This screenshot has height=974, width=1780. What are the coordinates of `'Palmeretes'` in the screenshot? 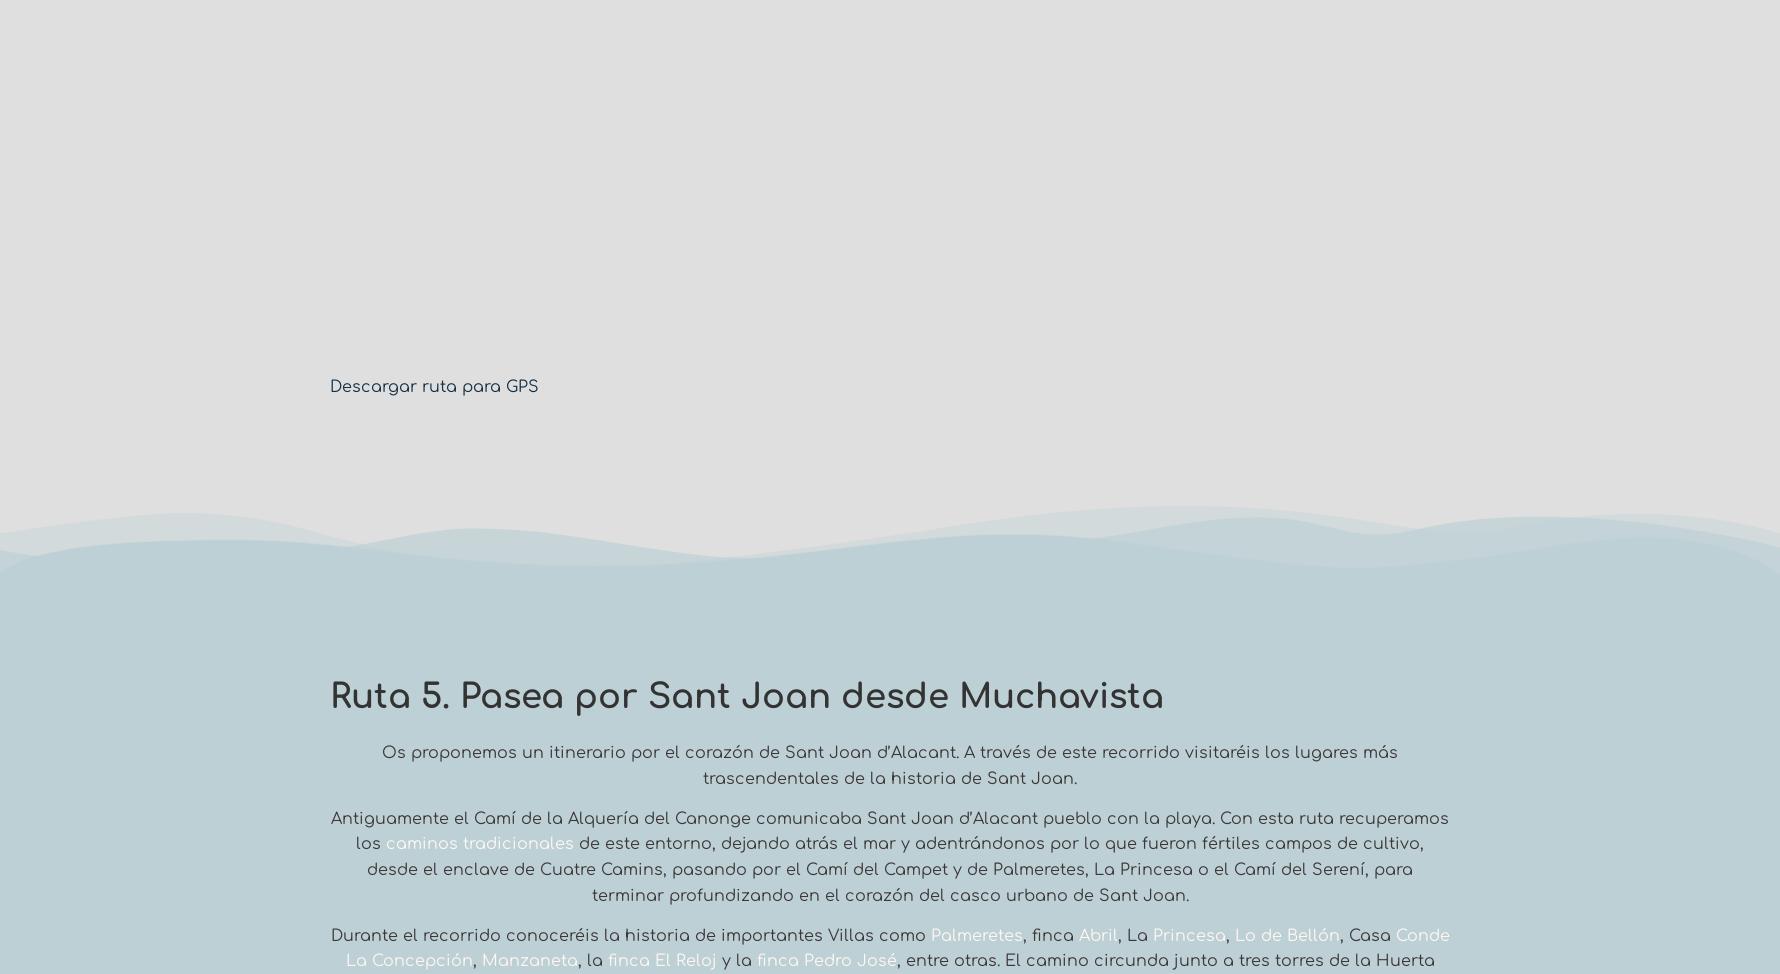 It's located at (974, 934).